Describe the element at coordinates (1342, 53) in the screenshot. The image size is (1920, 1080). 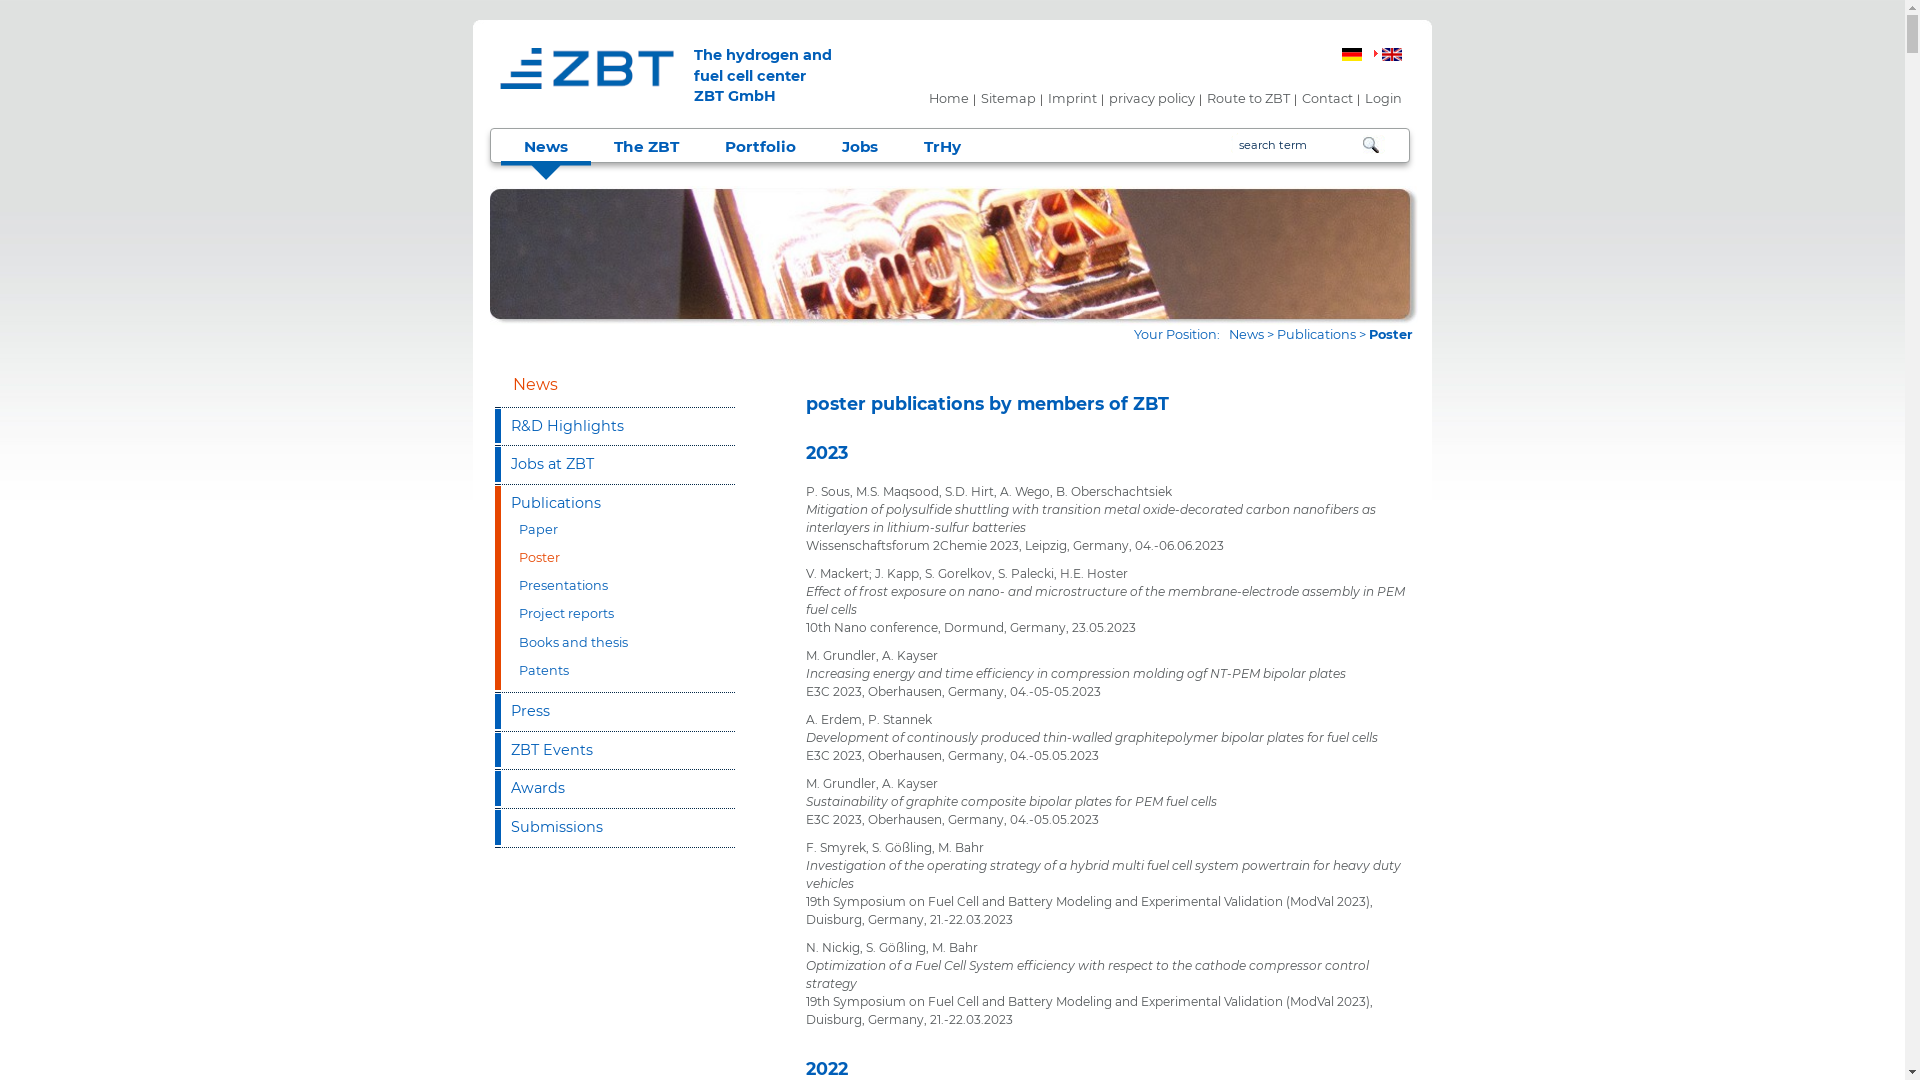
I see `'German'` at that location.